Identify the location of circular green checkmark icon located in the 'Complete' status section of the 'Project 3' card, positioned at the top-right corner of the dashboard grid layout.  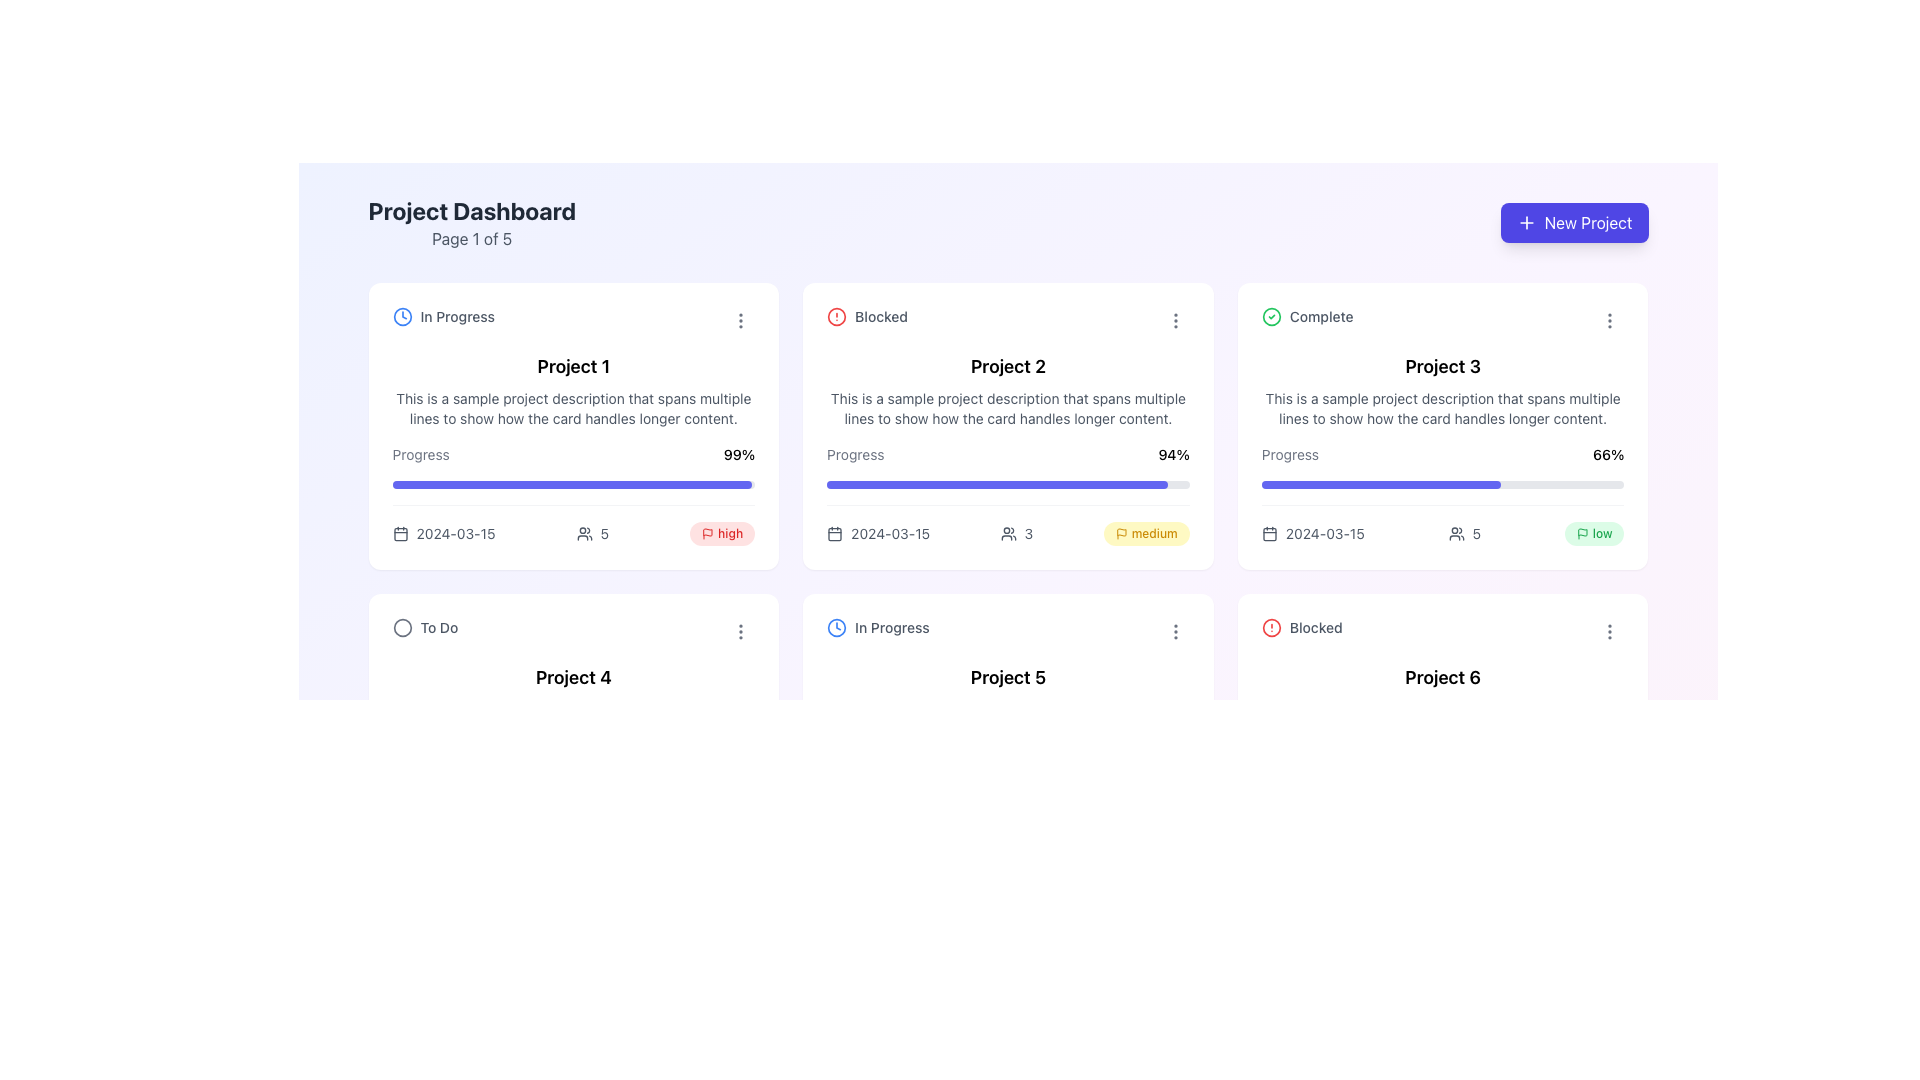
(1270, 315).